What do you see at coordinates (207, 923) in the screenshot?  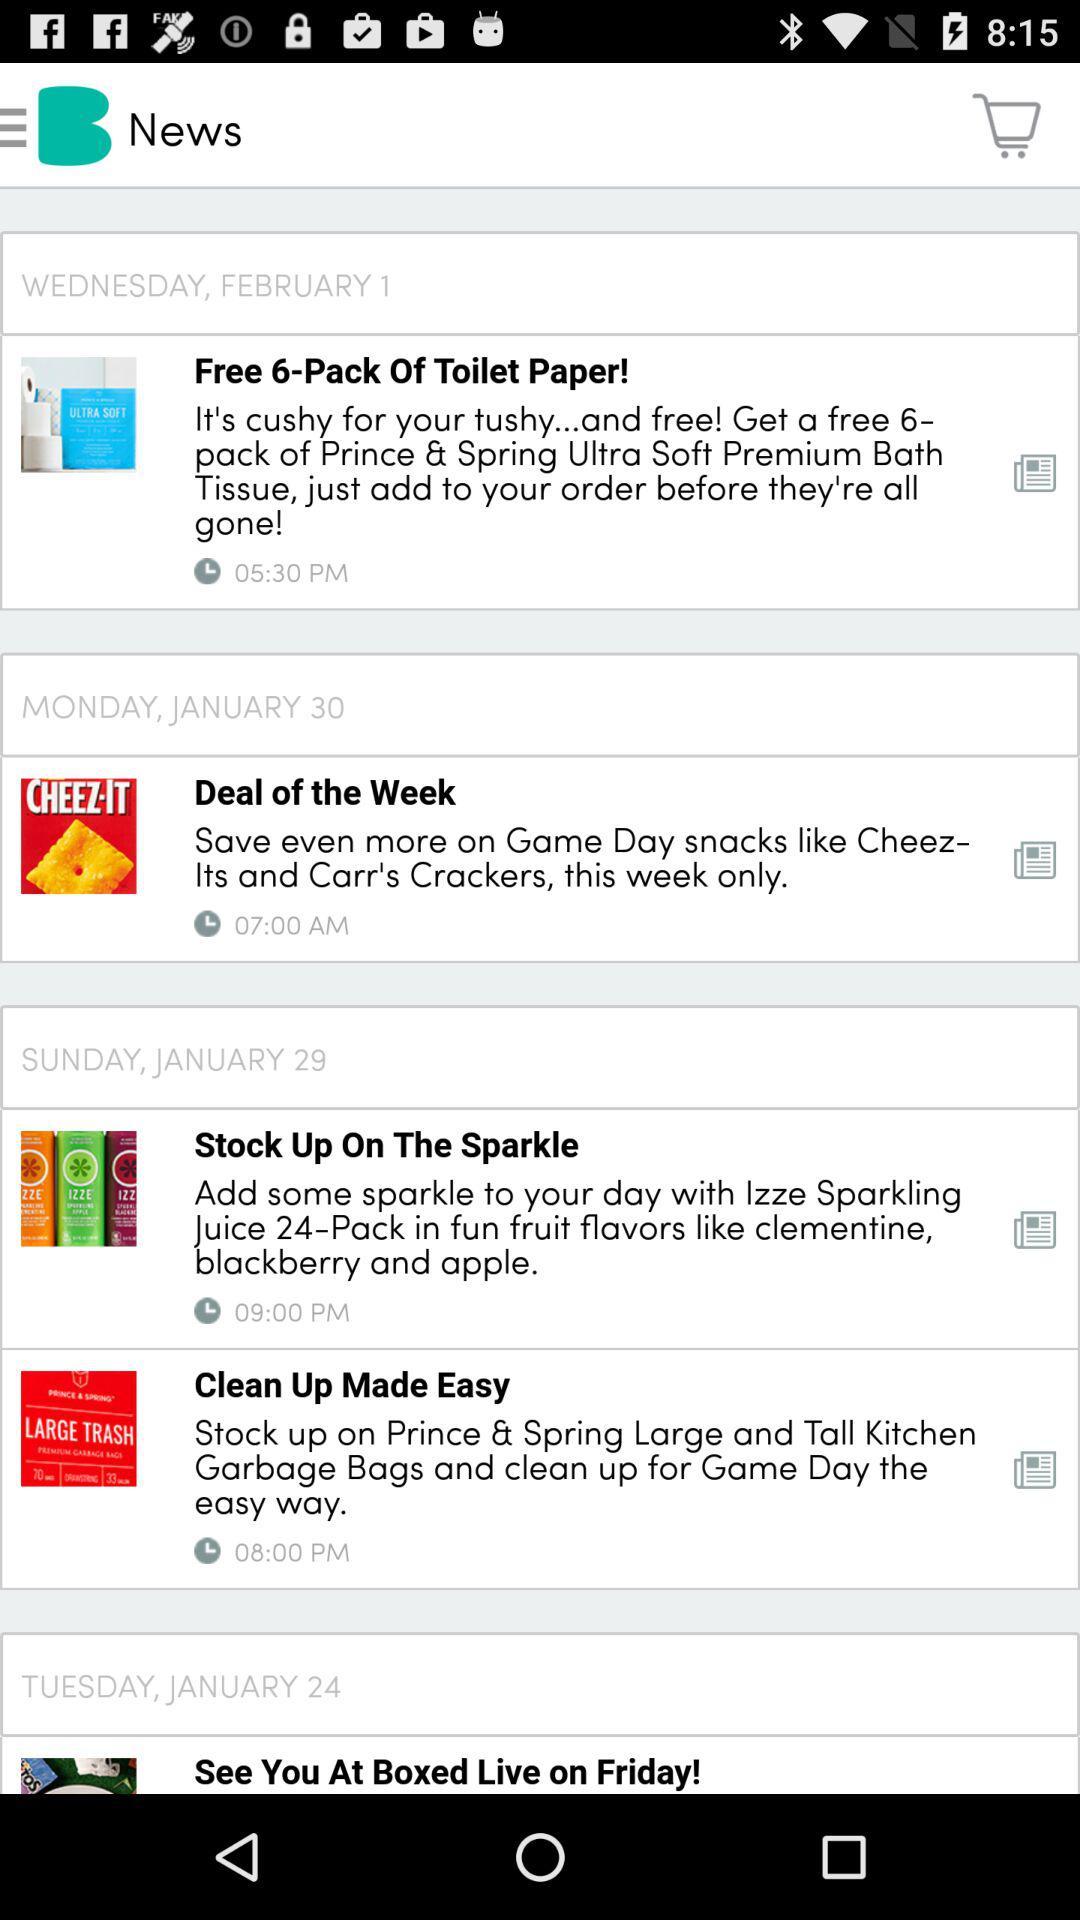 I see `item to the left of the 07:00 am item` at bounding box center [207, 923].